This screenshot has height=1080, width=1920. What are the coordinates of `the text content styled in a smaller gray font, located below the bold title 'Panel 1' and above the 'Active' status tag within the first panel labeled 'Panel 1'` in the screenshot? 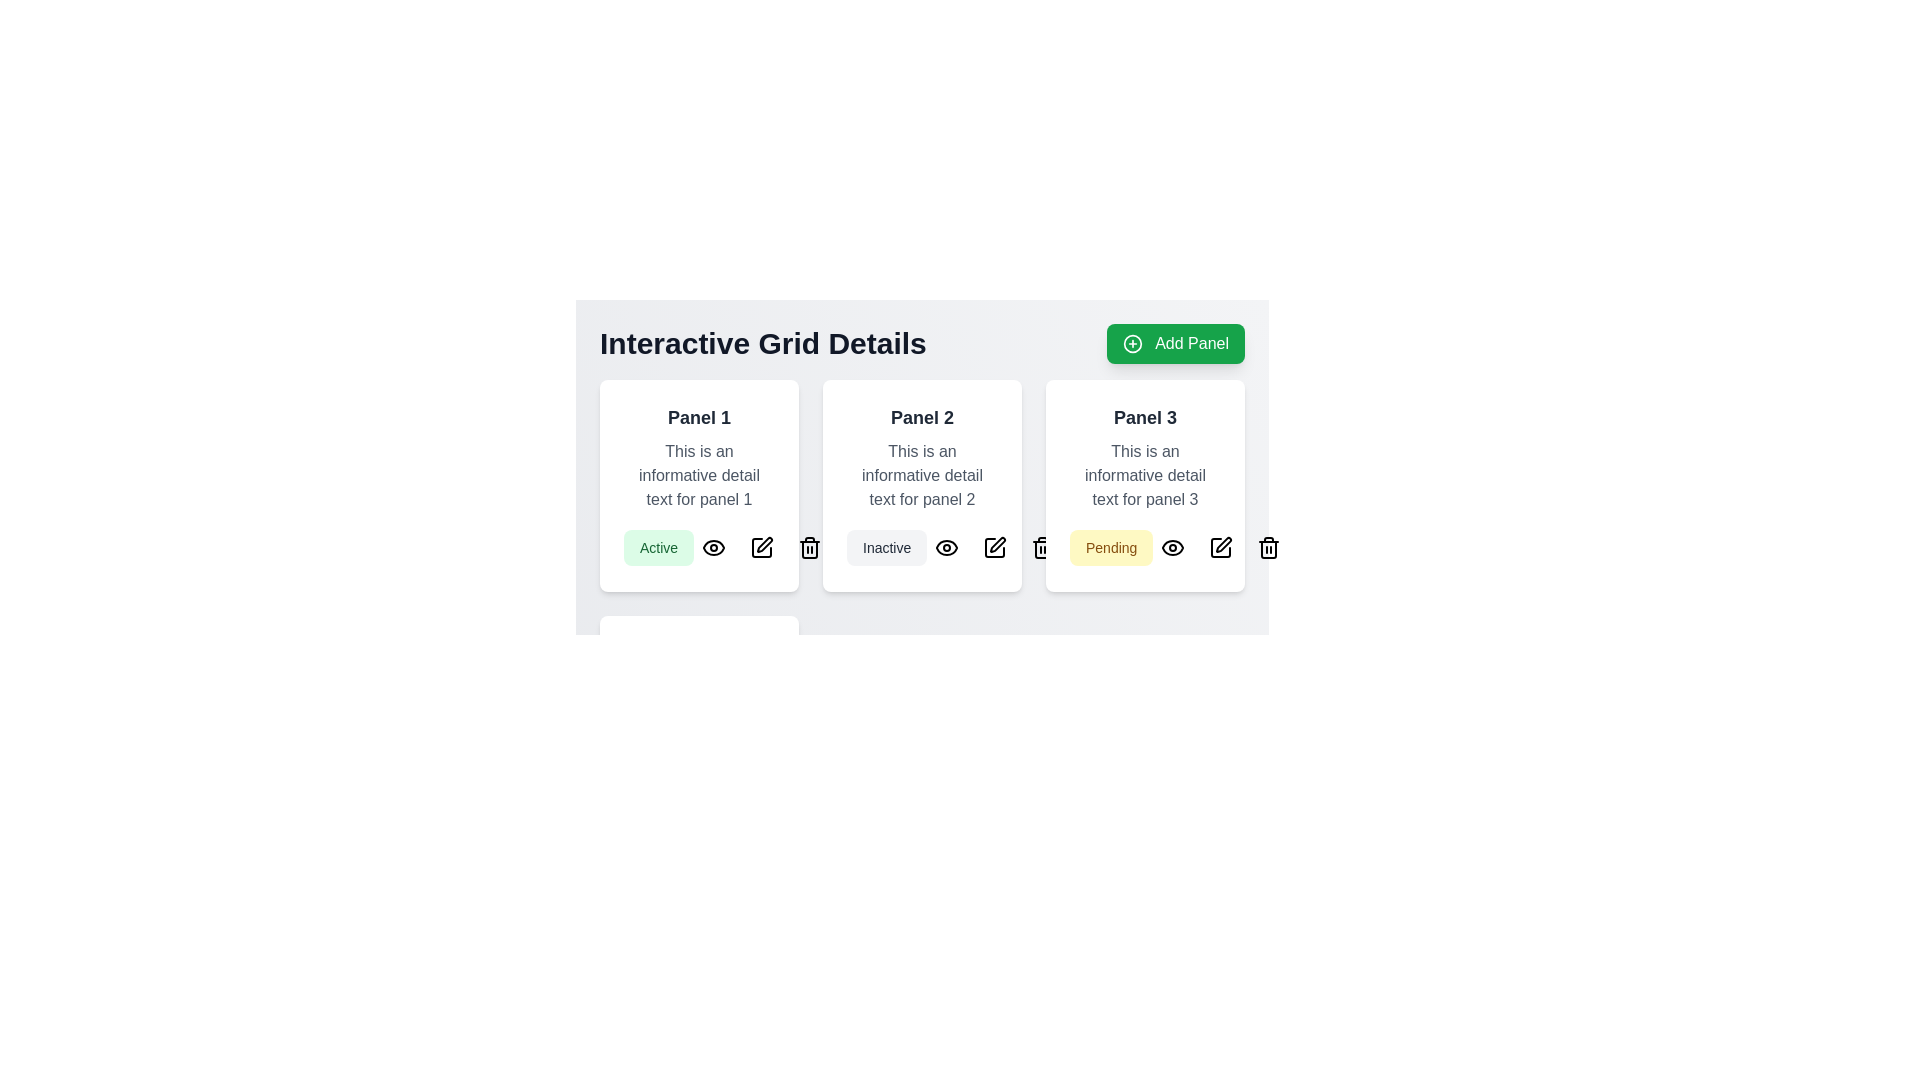 It's located at (699, 475).